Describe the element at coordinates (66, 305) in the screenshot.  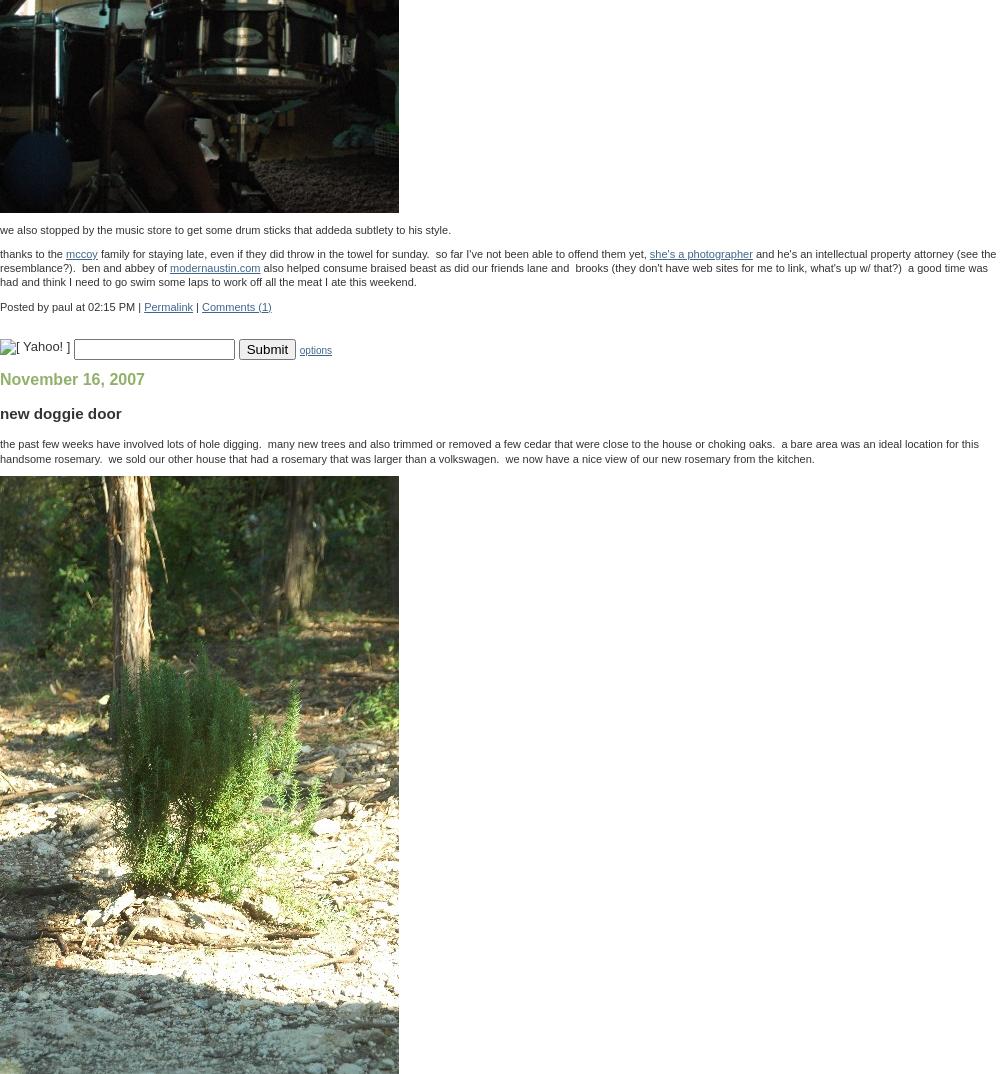
I see `'Posted by paul at 02:15 PM'` at that location.